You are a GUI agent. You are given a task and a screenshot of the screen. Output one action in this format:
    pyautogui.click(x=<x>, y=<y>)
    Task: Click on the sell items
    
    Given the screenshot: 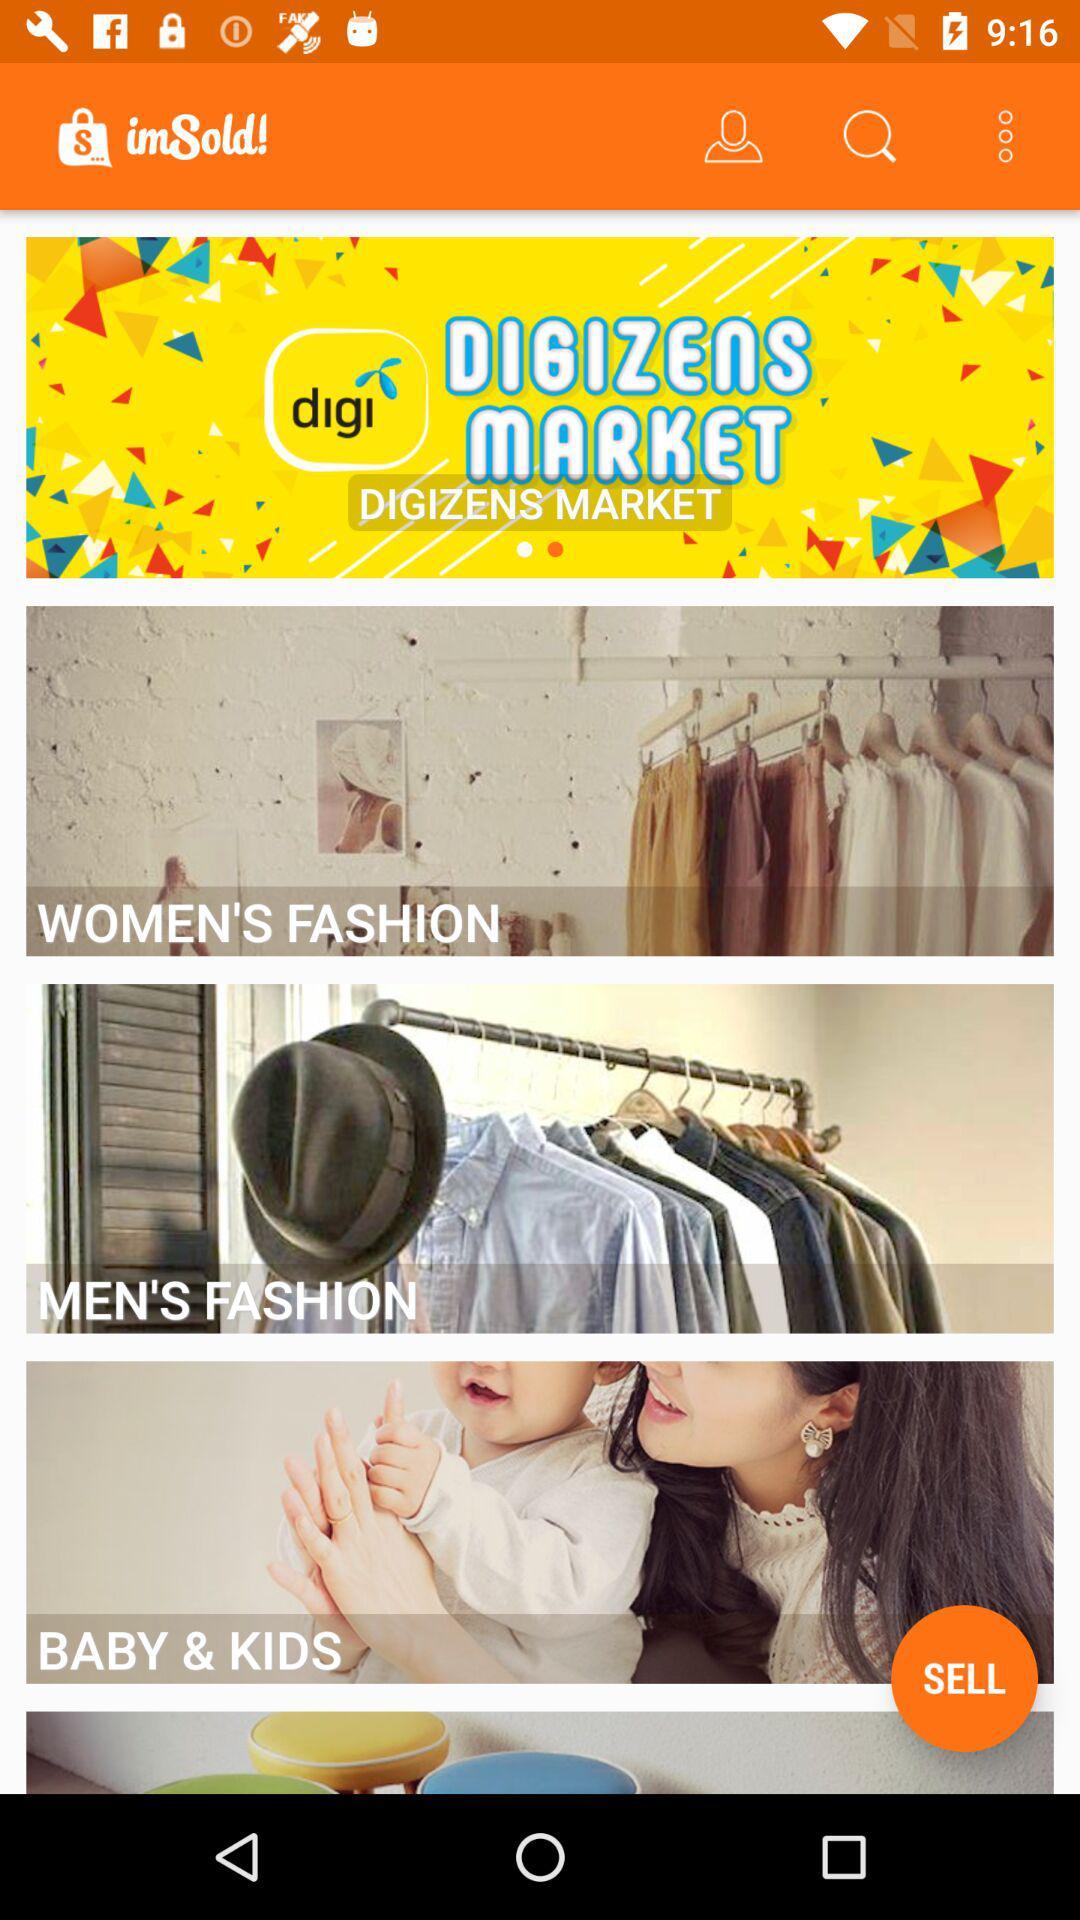 What is the action you would take?
    pyautogui.click(x=963, y=1678)
    